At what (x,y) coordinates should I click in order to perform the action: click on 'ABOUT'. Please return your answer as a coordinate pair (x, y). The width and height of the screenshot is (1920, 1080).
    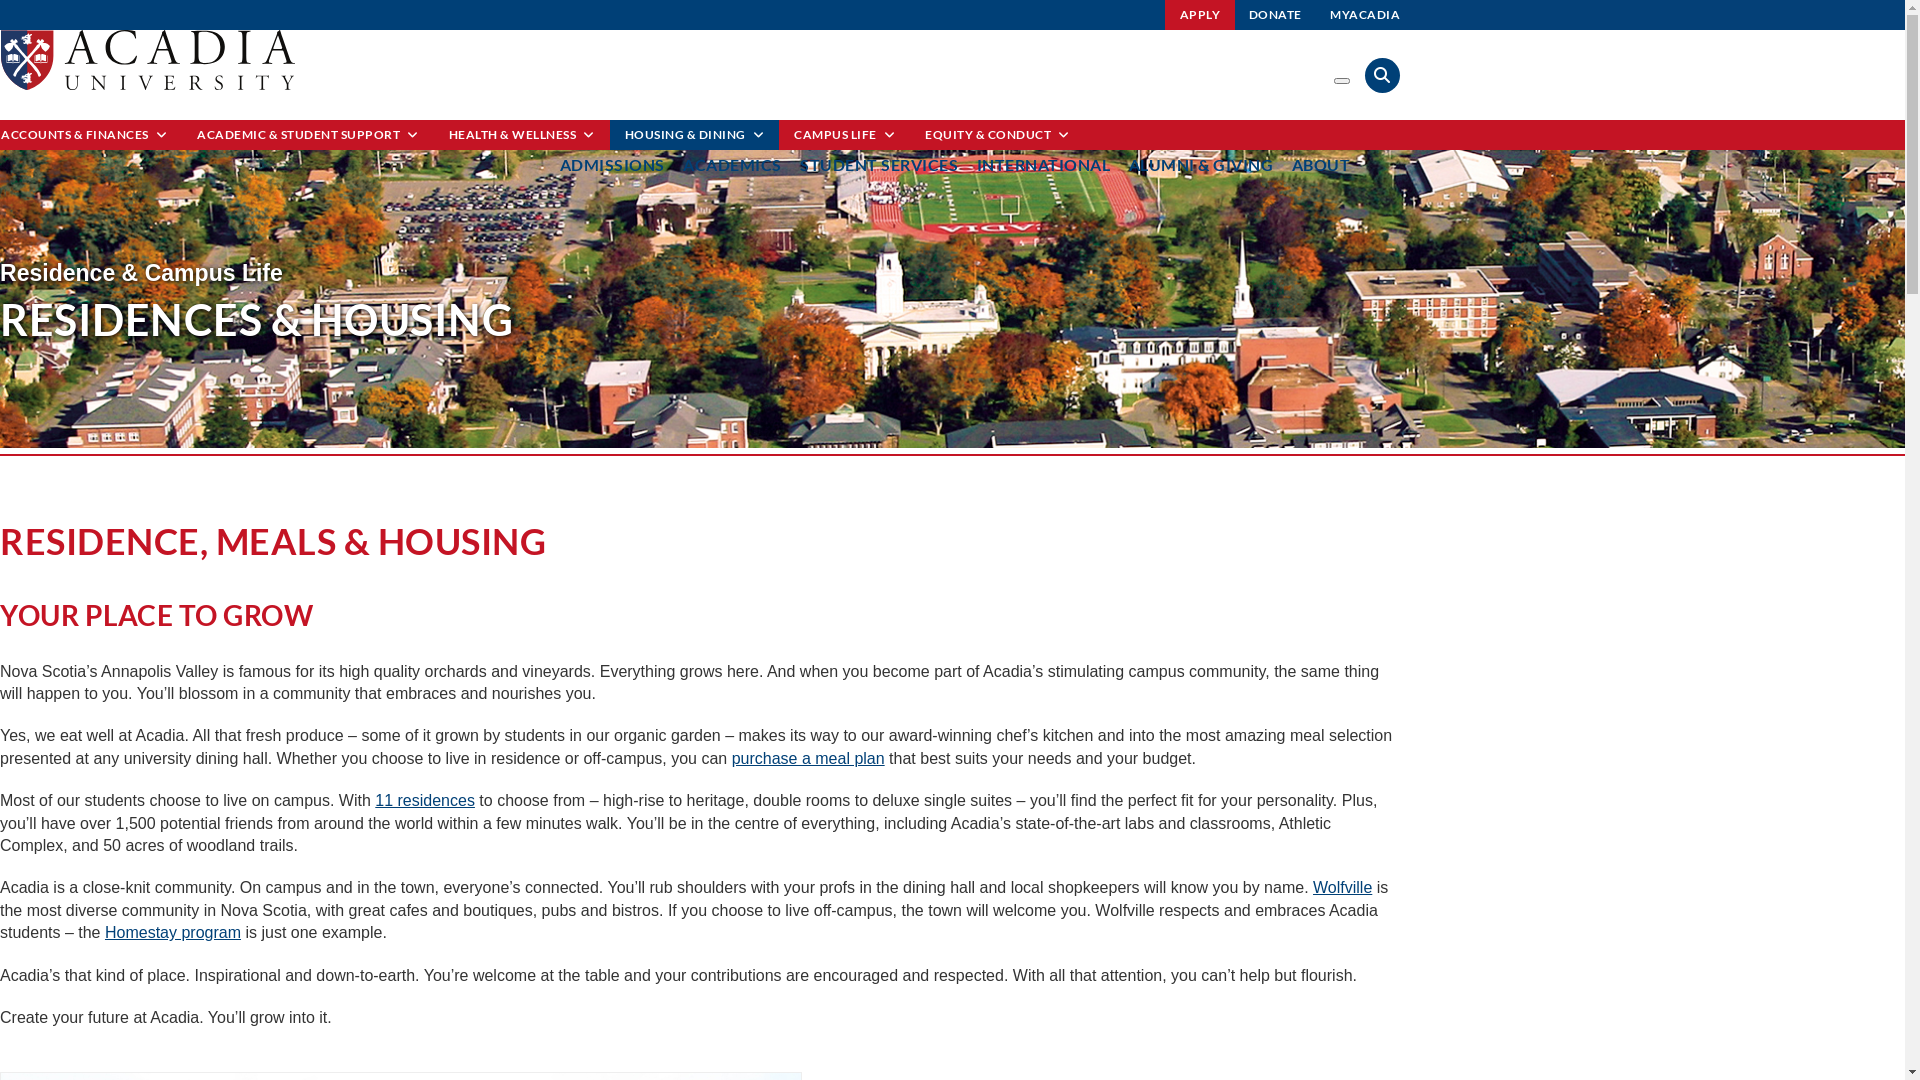
    Looking at the image, I should click on (1321, 163).